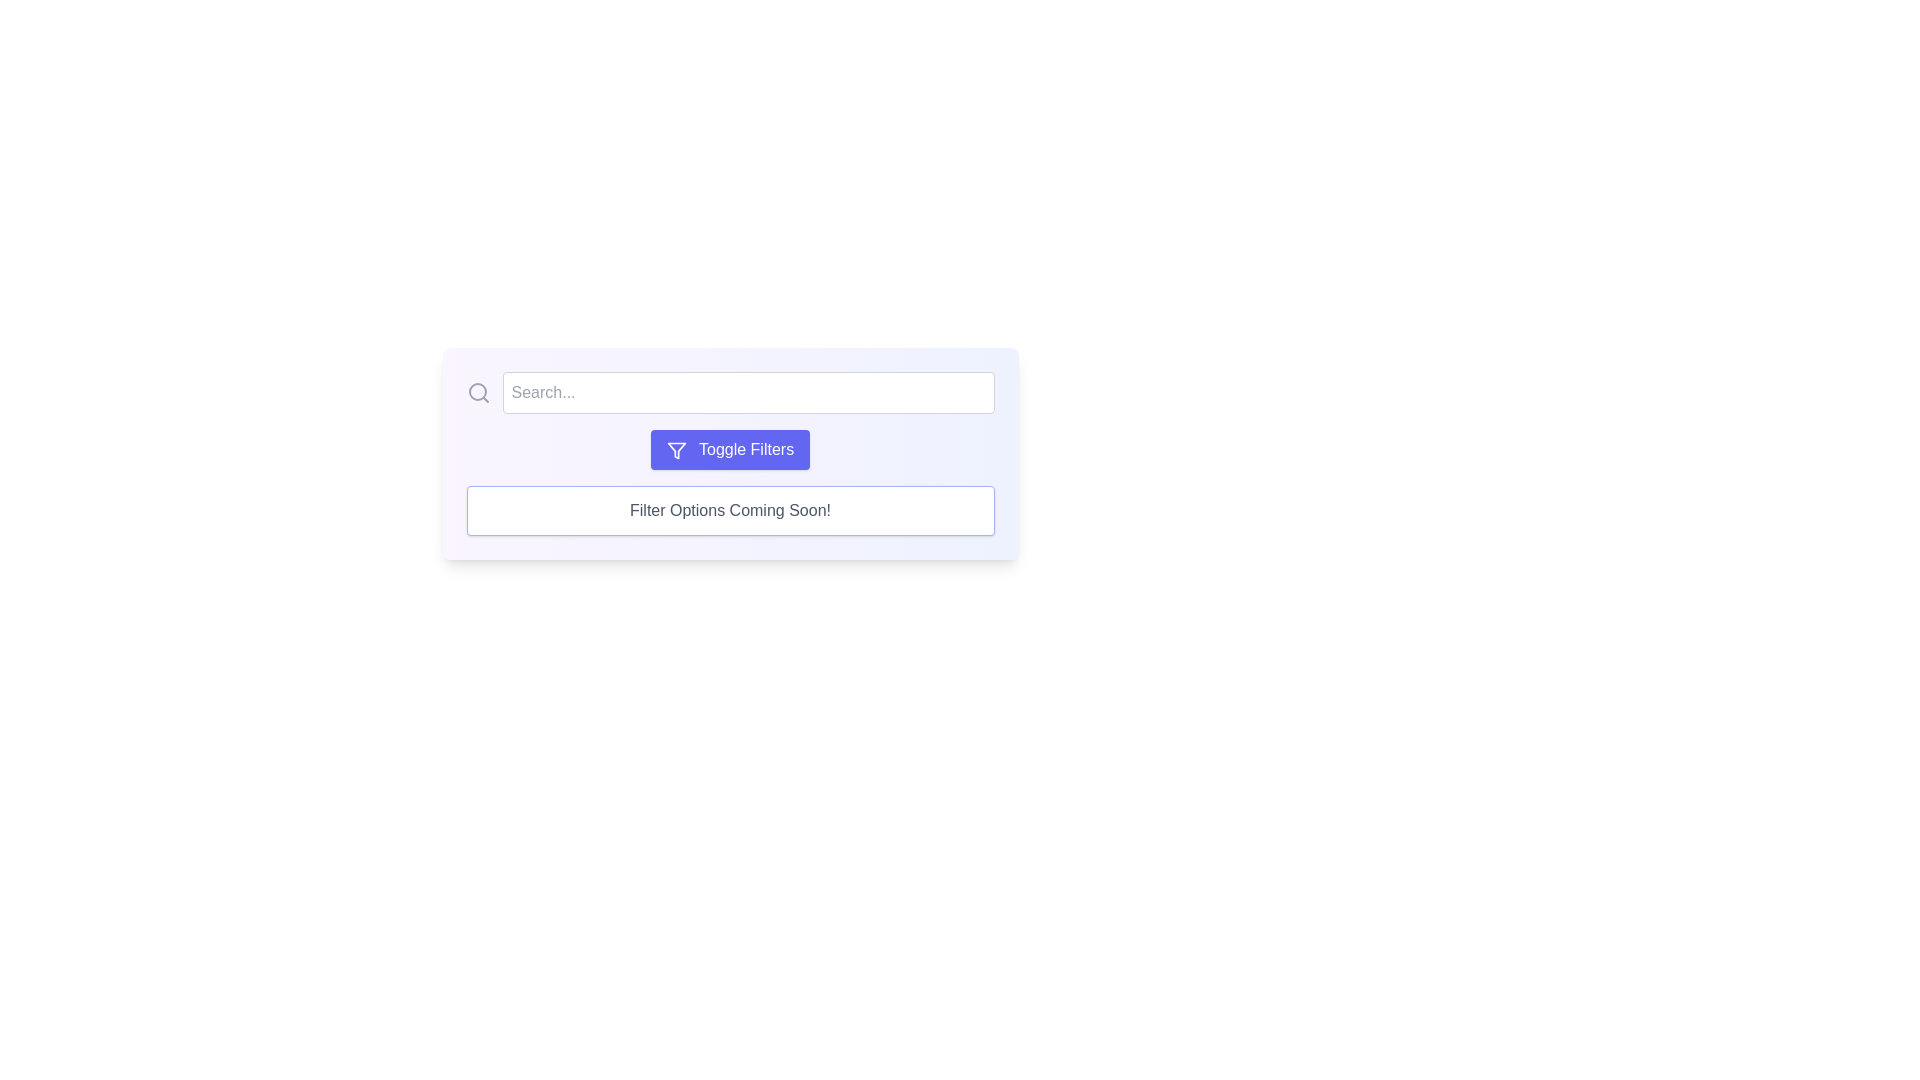  What do you see at coordinates (676, 450) in the screenshot?
I see `the funnel icon located within the 'Toggle Filters' button, positioned to the left of the button text` at bounding box center [676, 450].